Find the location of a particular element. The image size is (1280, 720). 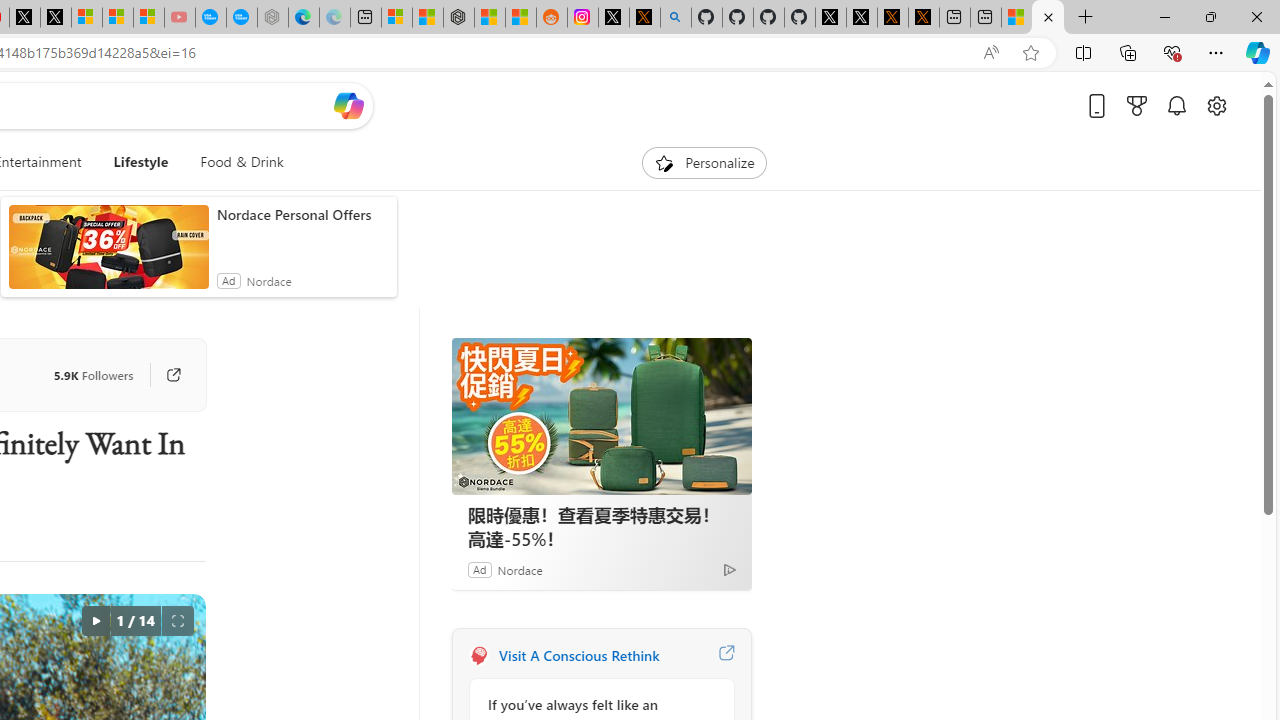

'anim-content' is located at coordinates (107, 254).